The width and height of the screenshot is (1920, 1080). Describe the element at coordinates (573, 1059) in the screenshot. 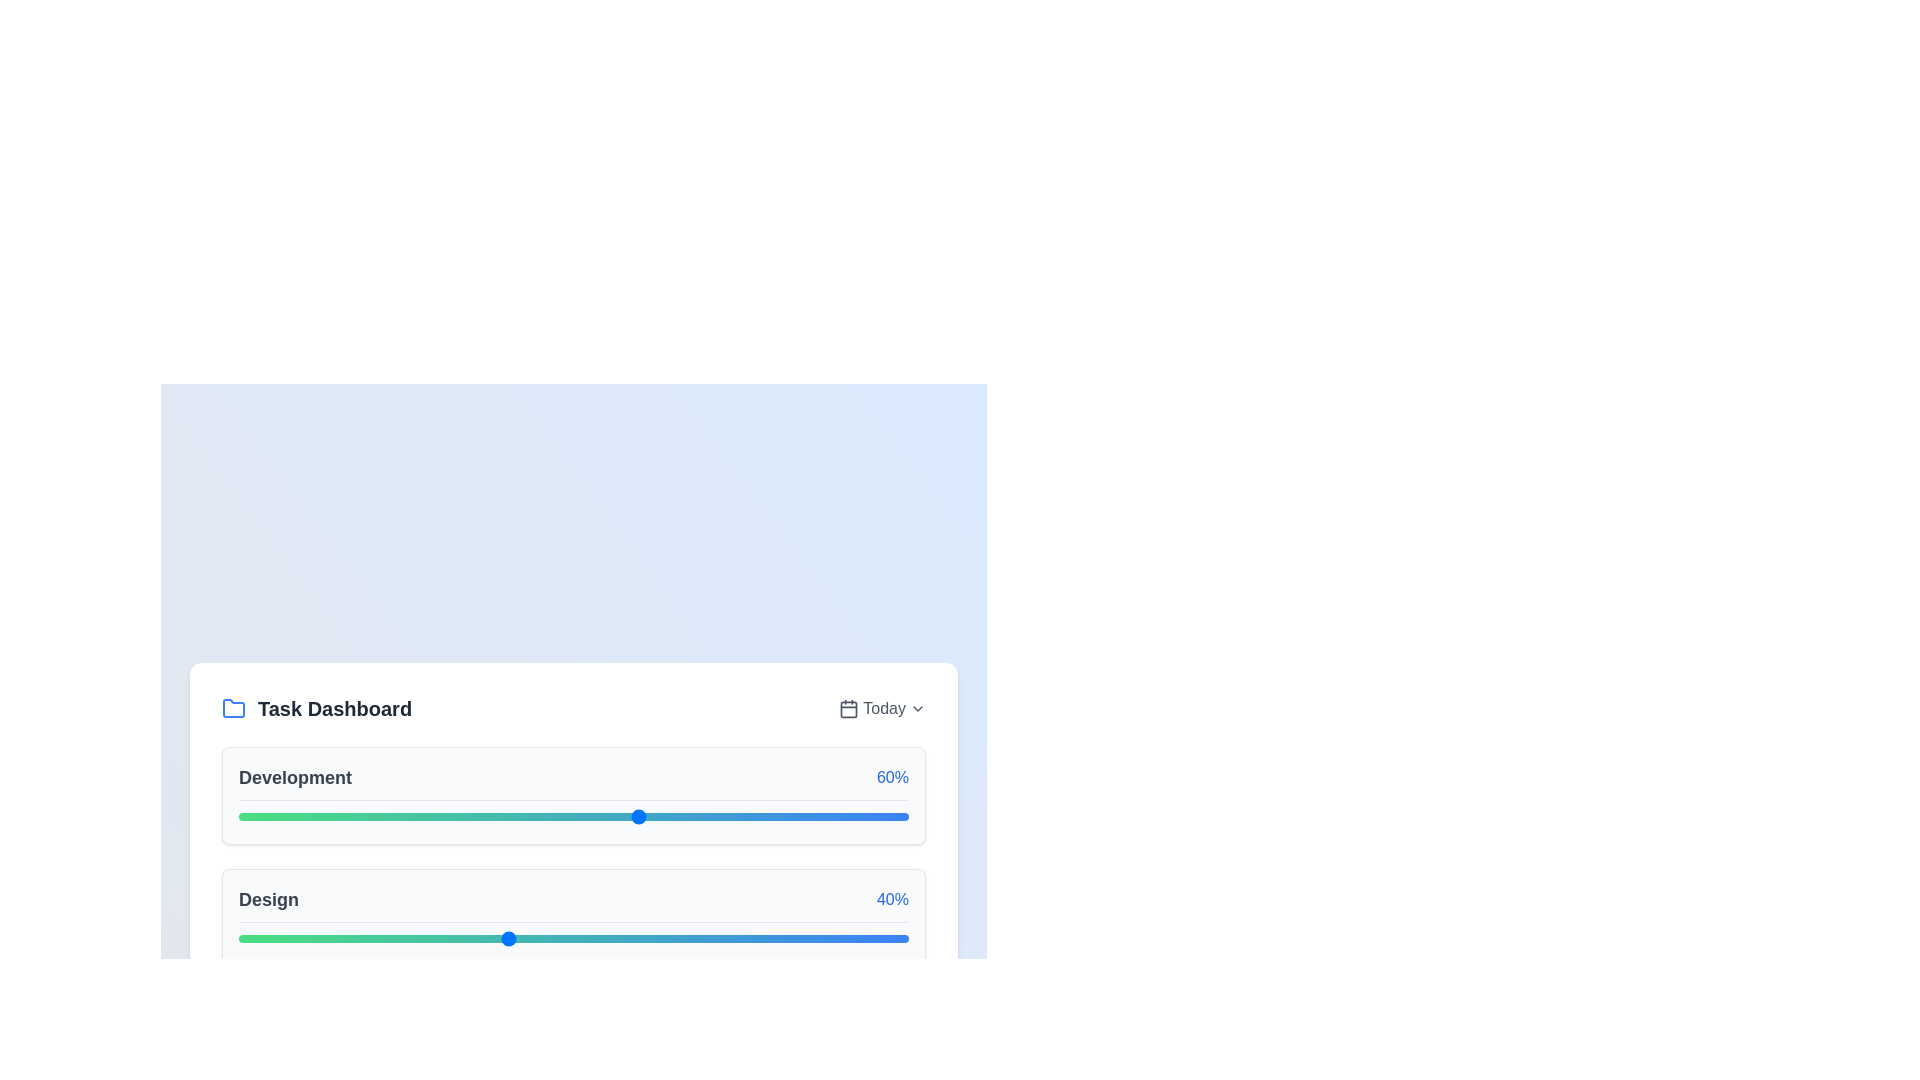

I see `the thumb of the range slider located below the text 'Testing' and the percentage '70%'` at that location.